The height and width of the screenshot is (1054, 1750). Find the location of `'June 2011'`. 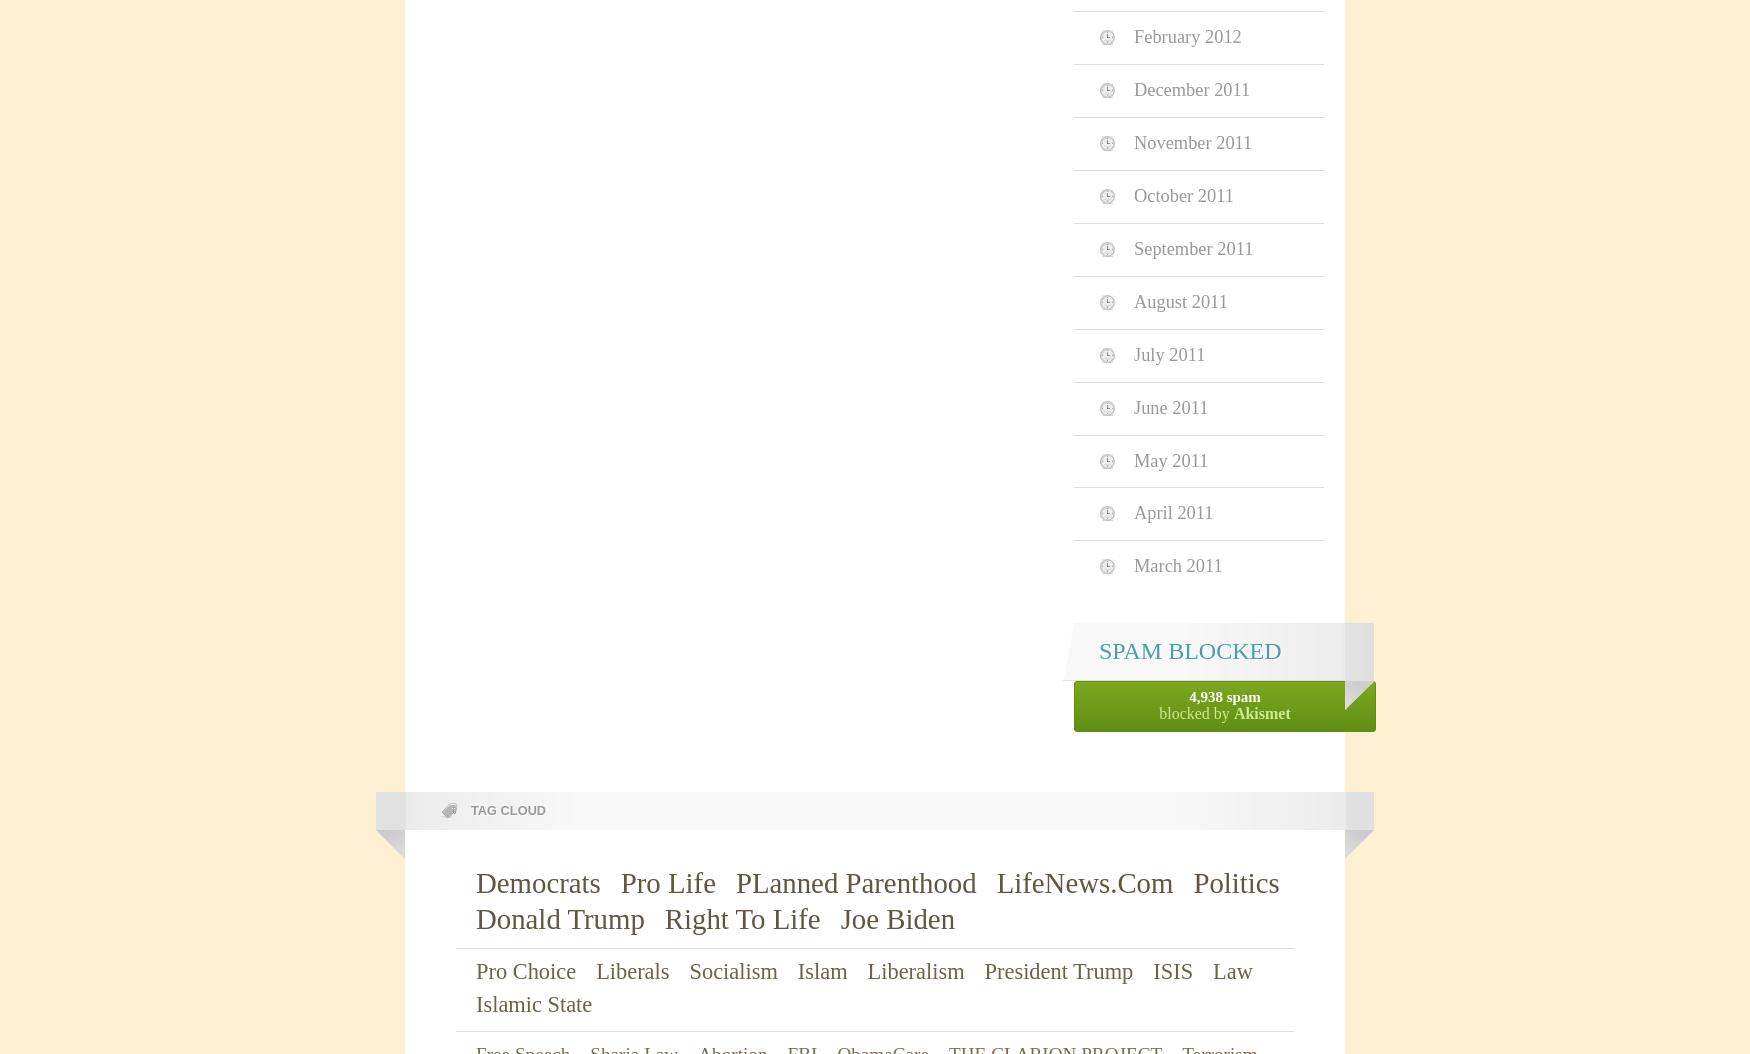

'June 2011' is located at coordinates (1169, 405).